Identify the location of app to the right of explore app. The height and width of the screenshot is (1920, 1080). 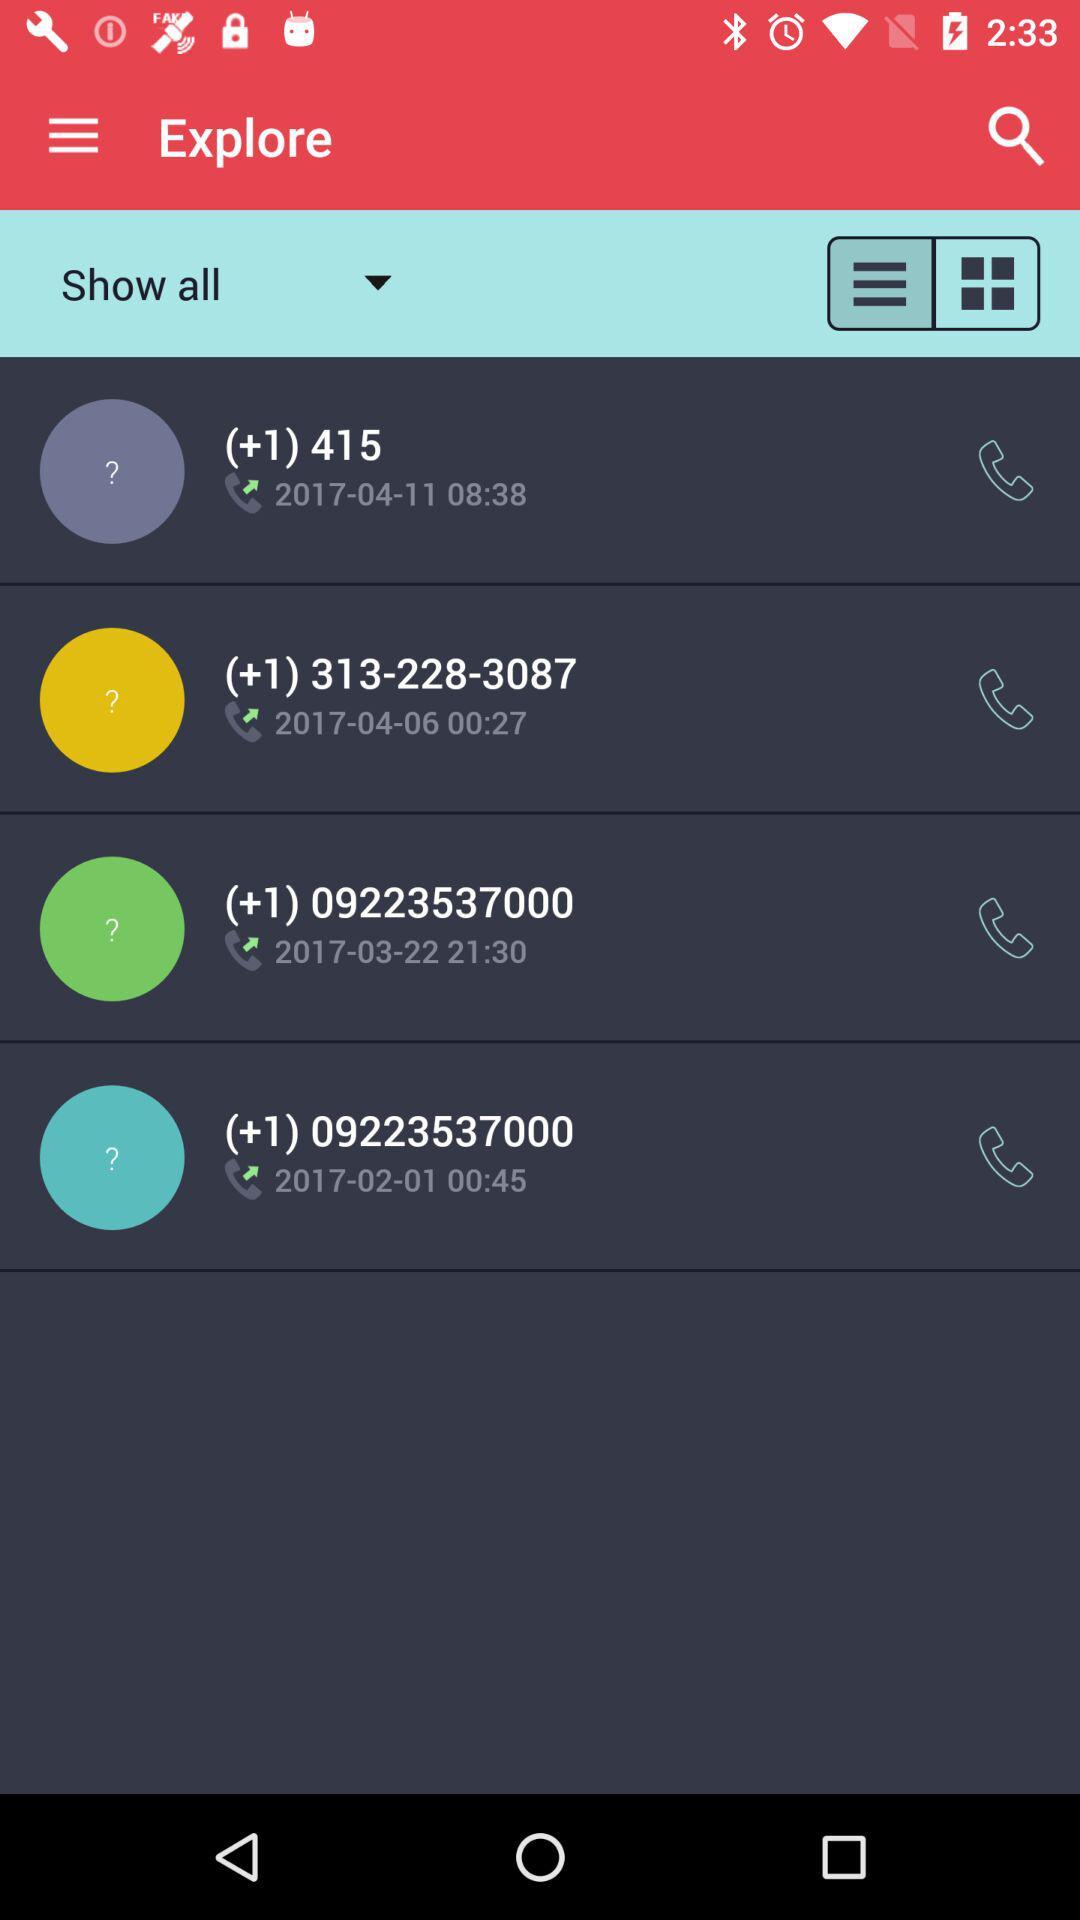
(1017, 135).